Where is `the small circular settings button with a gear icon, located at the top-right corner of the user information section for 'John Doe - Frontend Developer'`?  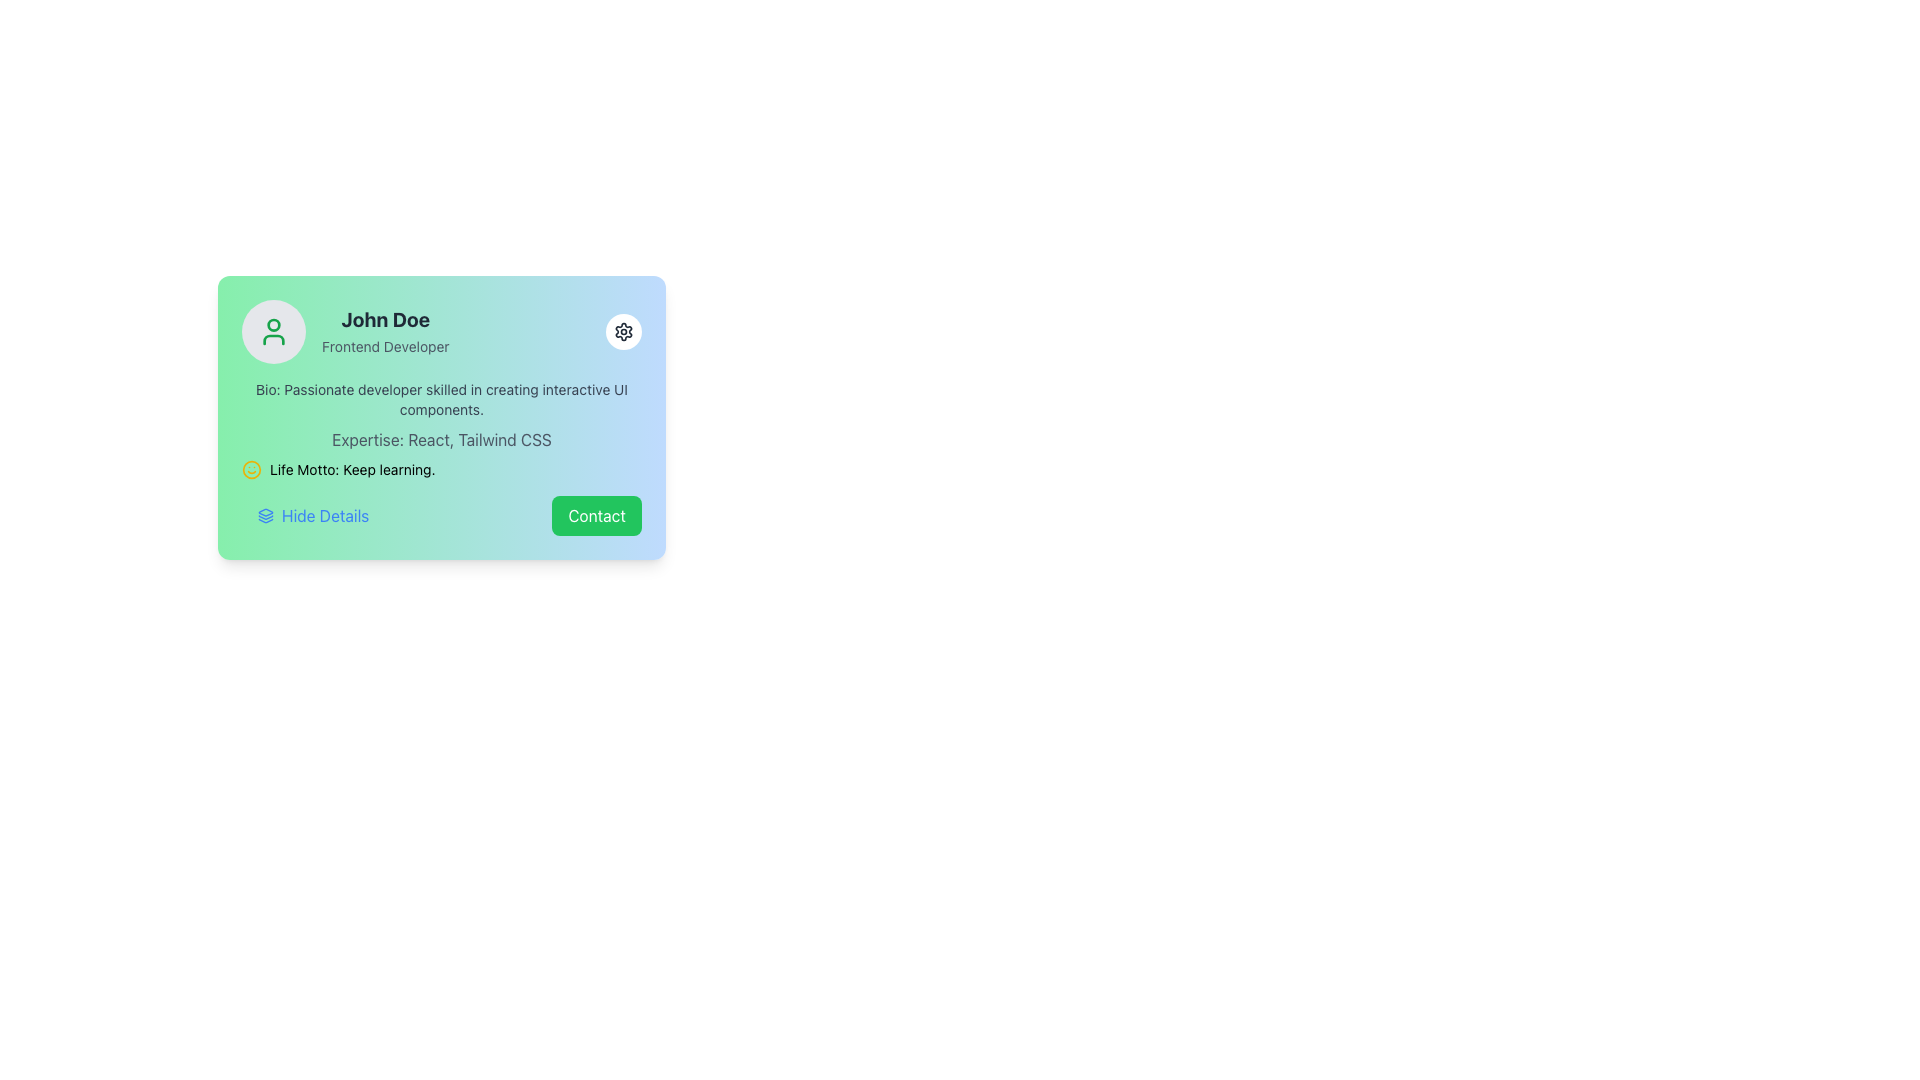 the small circular settings button with a gear icon, located at the top-right corner of the user information section for 'John Doe - Frontend Developer' is located at coordinates (623, 330).